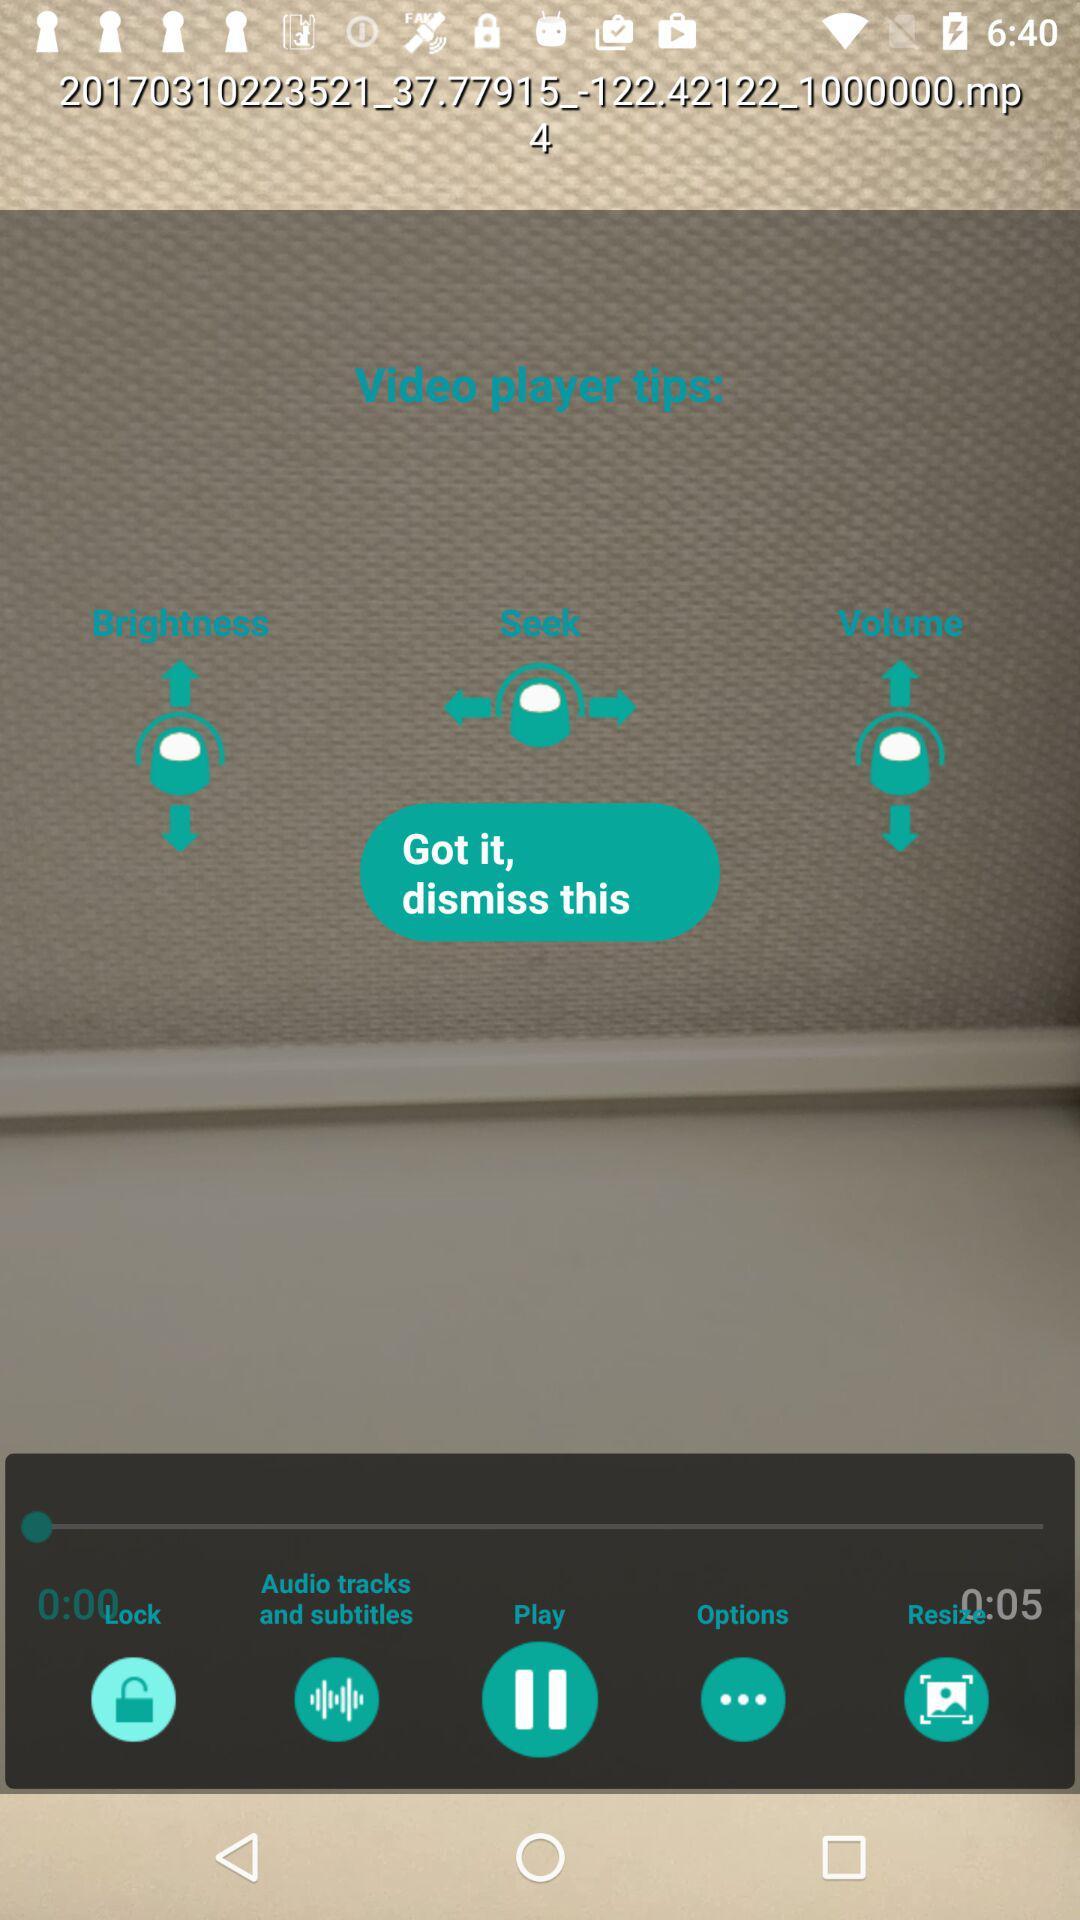 Image resolution: width=1080 pixels, height=1920 pixels. What do you see at coordinates (133, 1698) in the screenshot?
I see `lock option` at bounding box center [133, 1698].